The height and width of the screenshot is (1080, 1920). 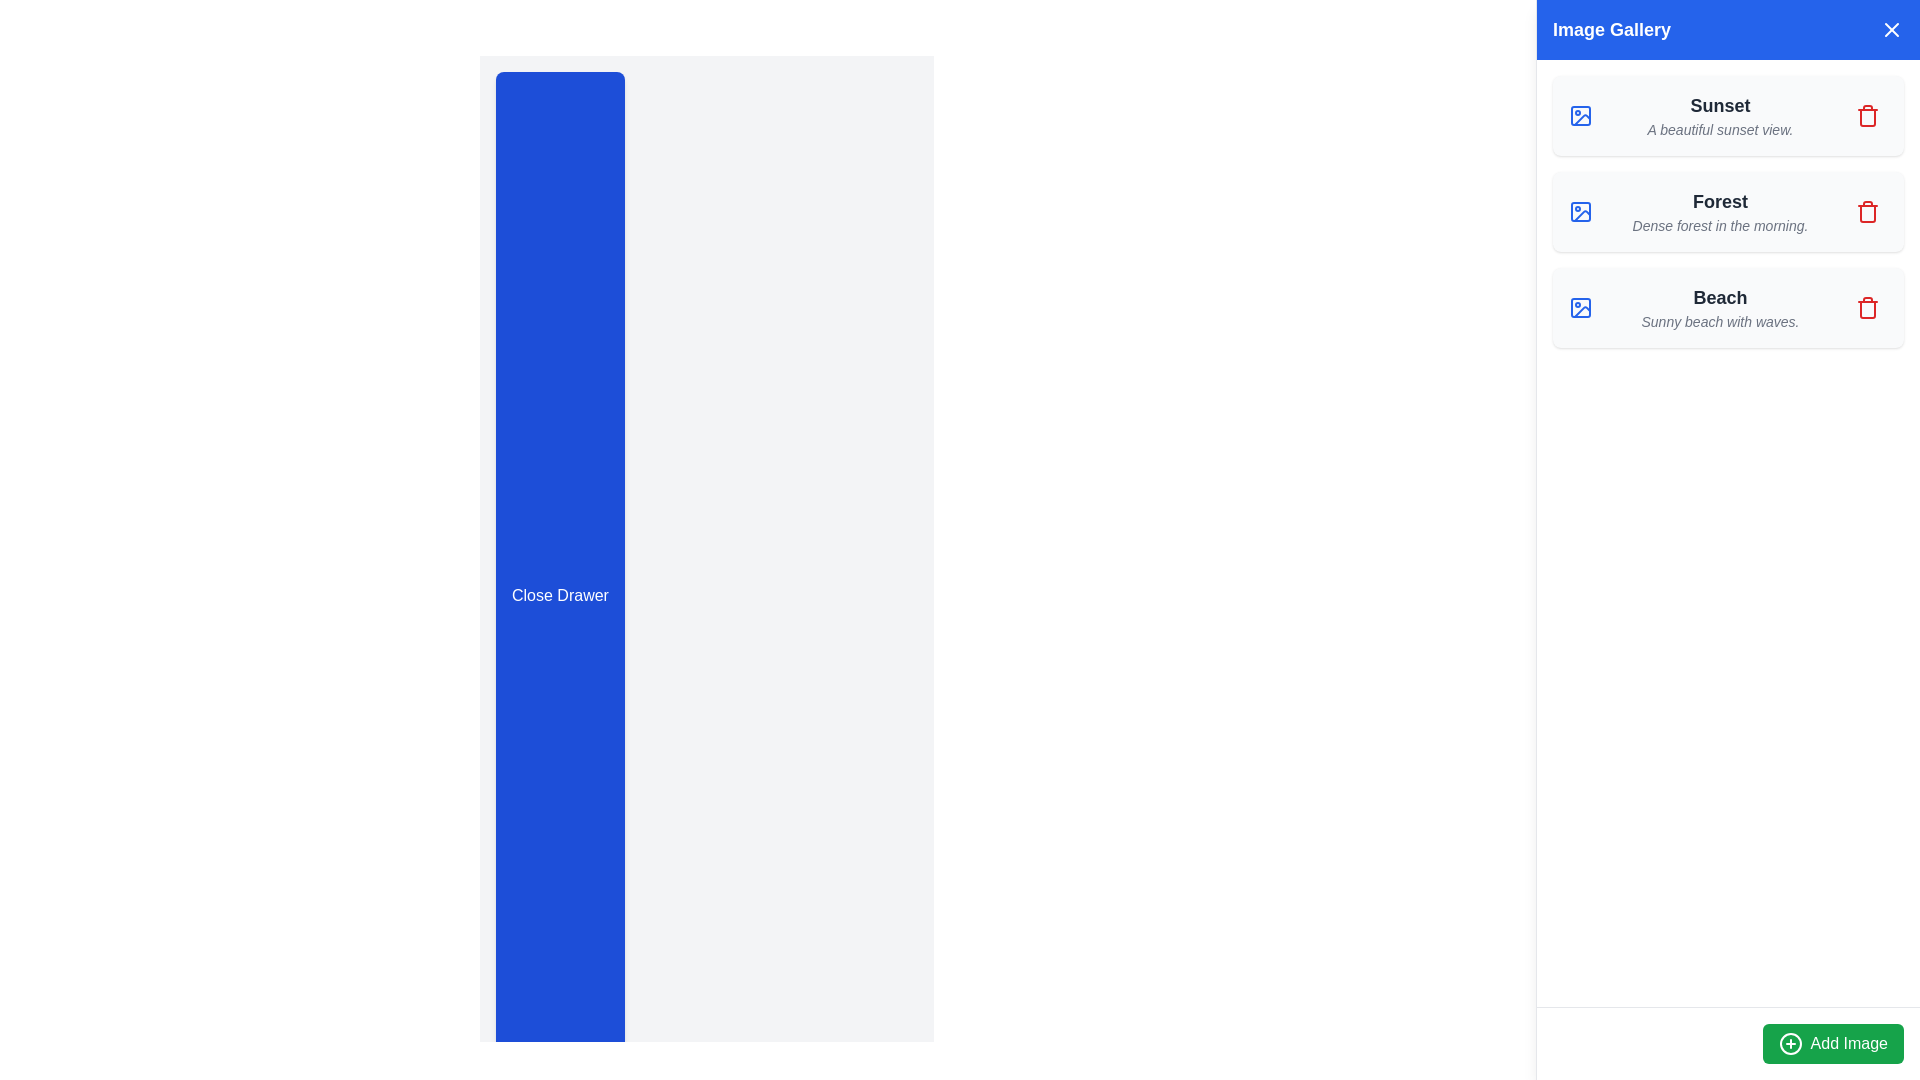 I want to click on the dismiss icon located in the top-right corner of the 'Image Gallery' panel, so click(x=1890, y=30).